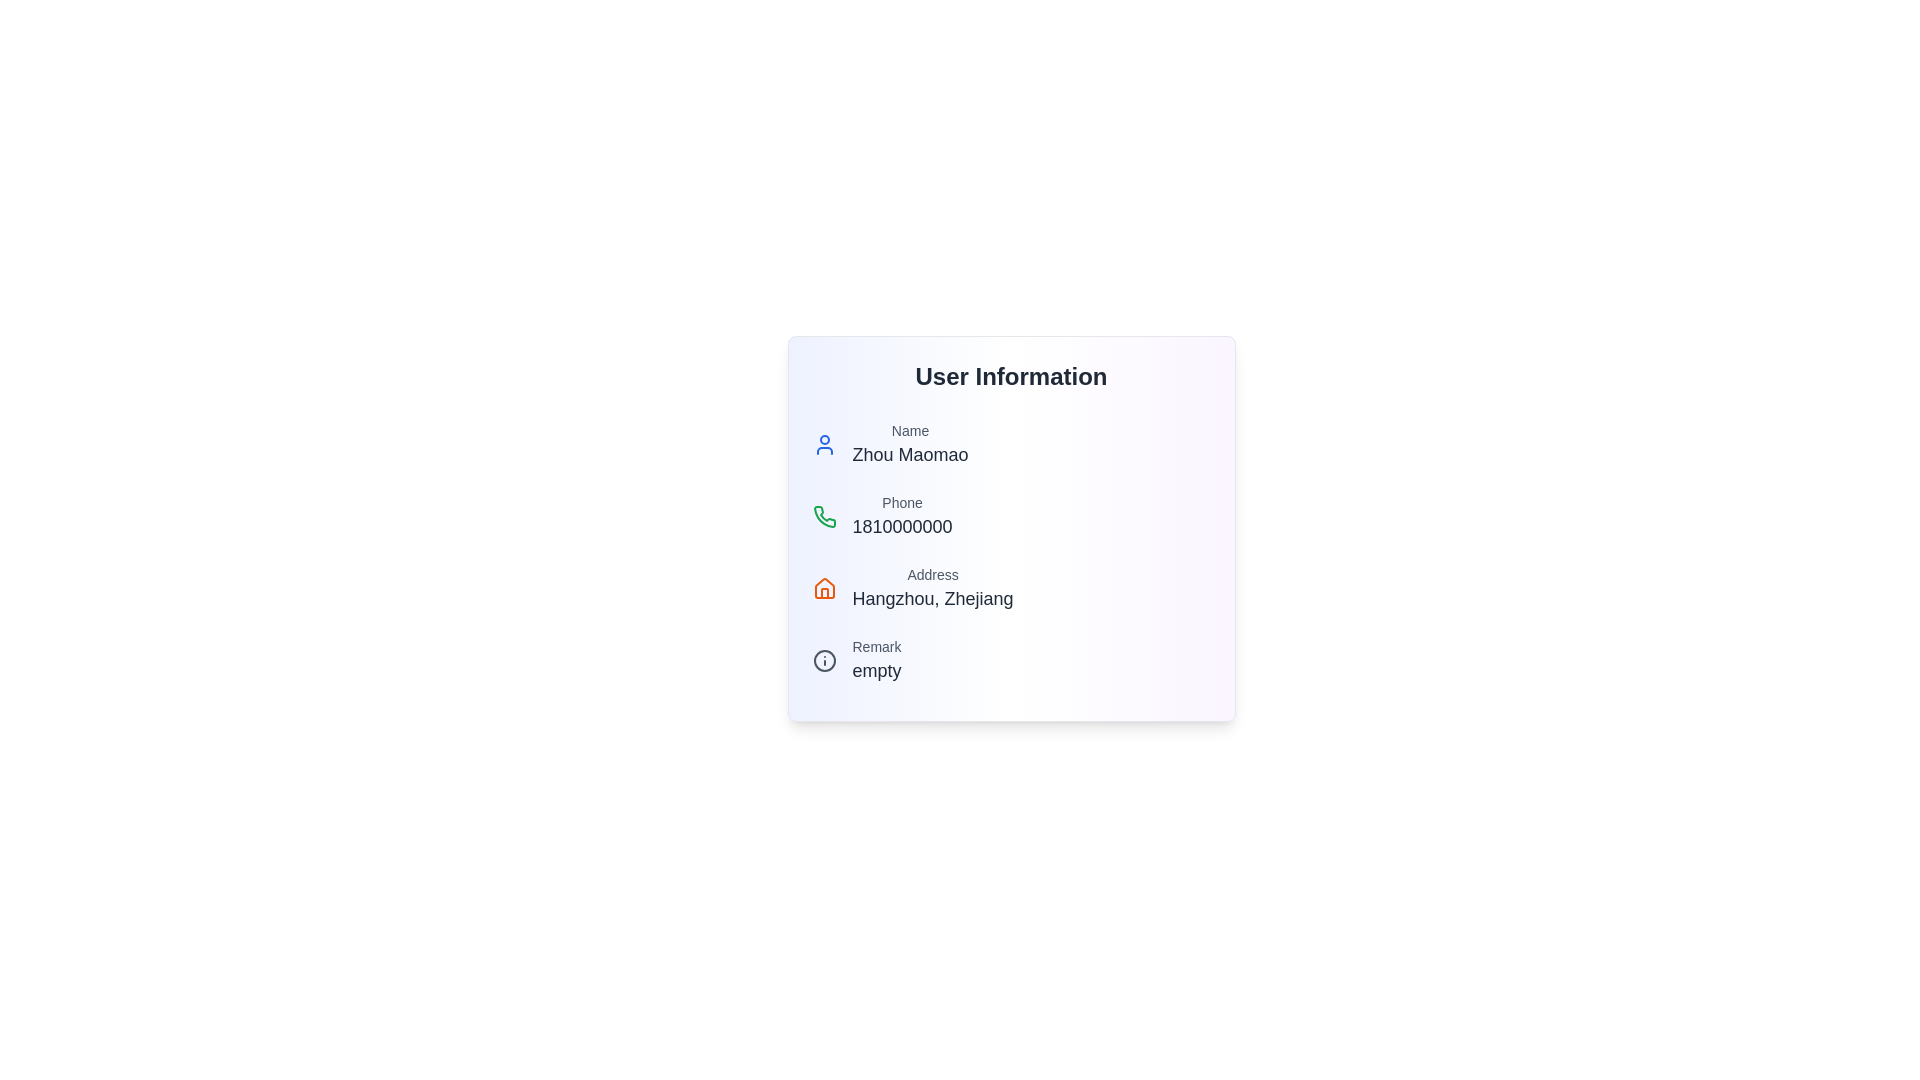  Describe the element at coordinates (877, 647) in the screenshot. I see `the Text label indicating remarks or comments within the 'User Information' section, located above the sibling text 'empty'` at that location.